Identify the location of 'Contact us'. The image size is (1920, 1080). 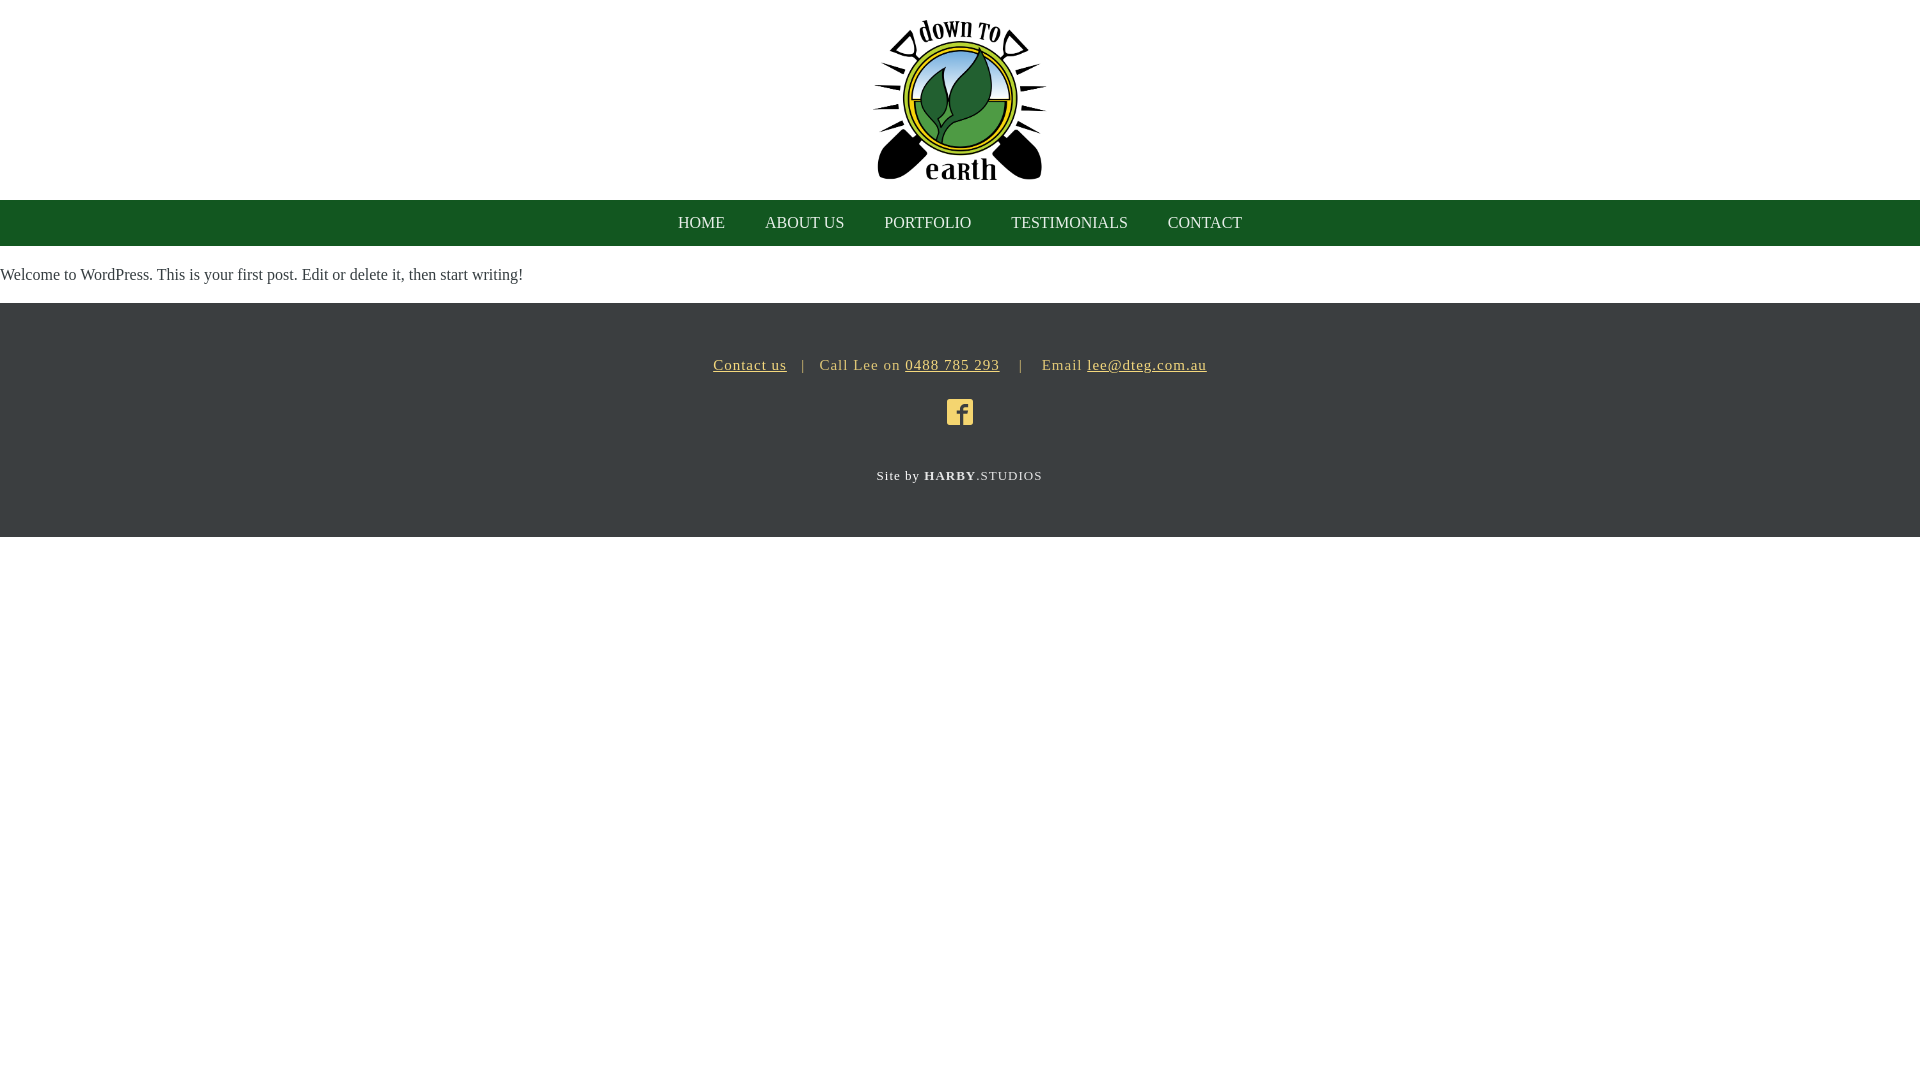
(713, 365).